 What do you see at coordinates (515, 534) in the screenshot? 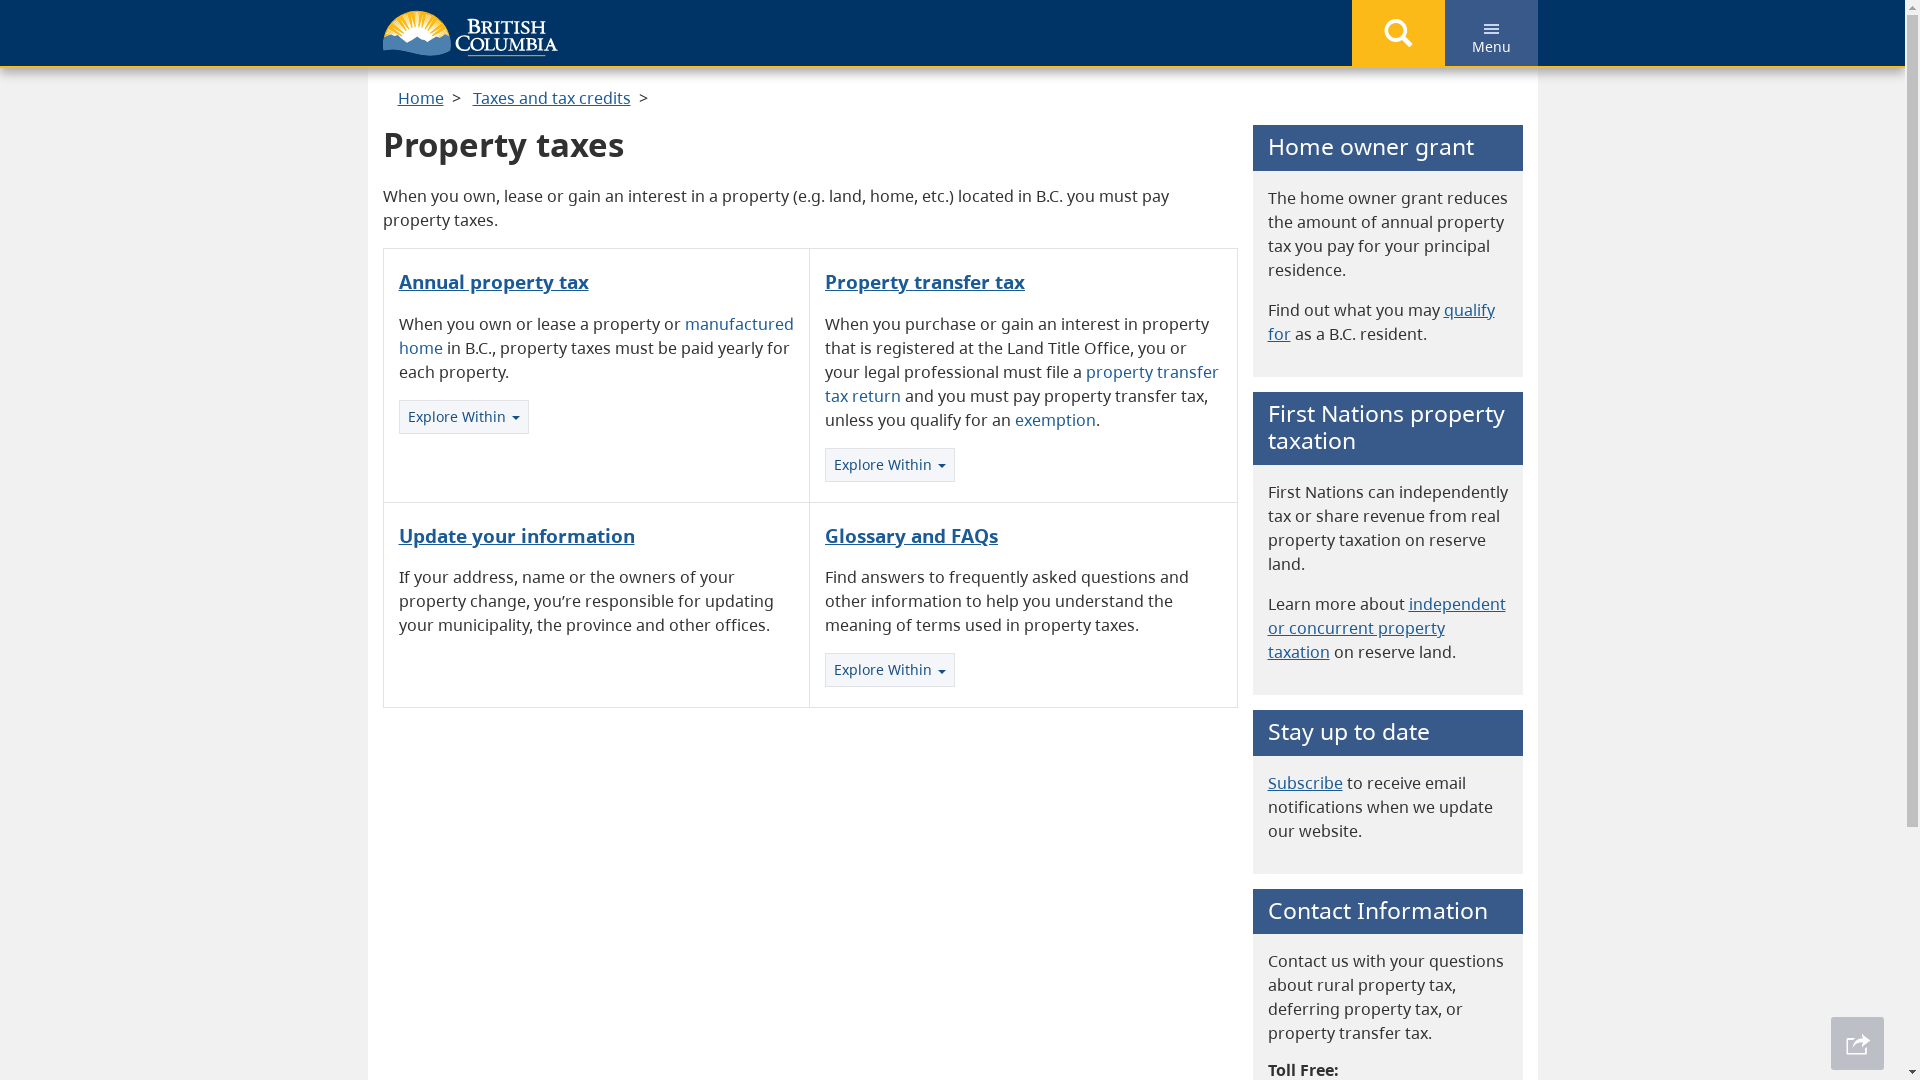
I see `'Update your information'` at bounding box center [515, 534].